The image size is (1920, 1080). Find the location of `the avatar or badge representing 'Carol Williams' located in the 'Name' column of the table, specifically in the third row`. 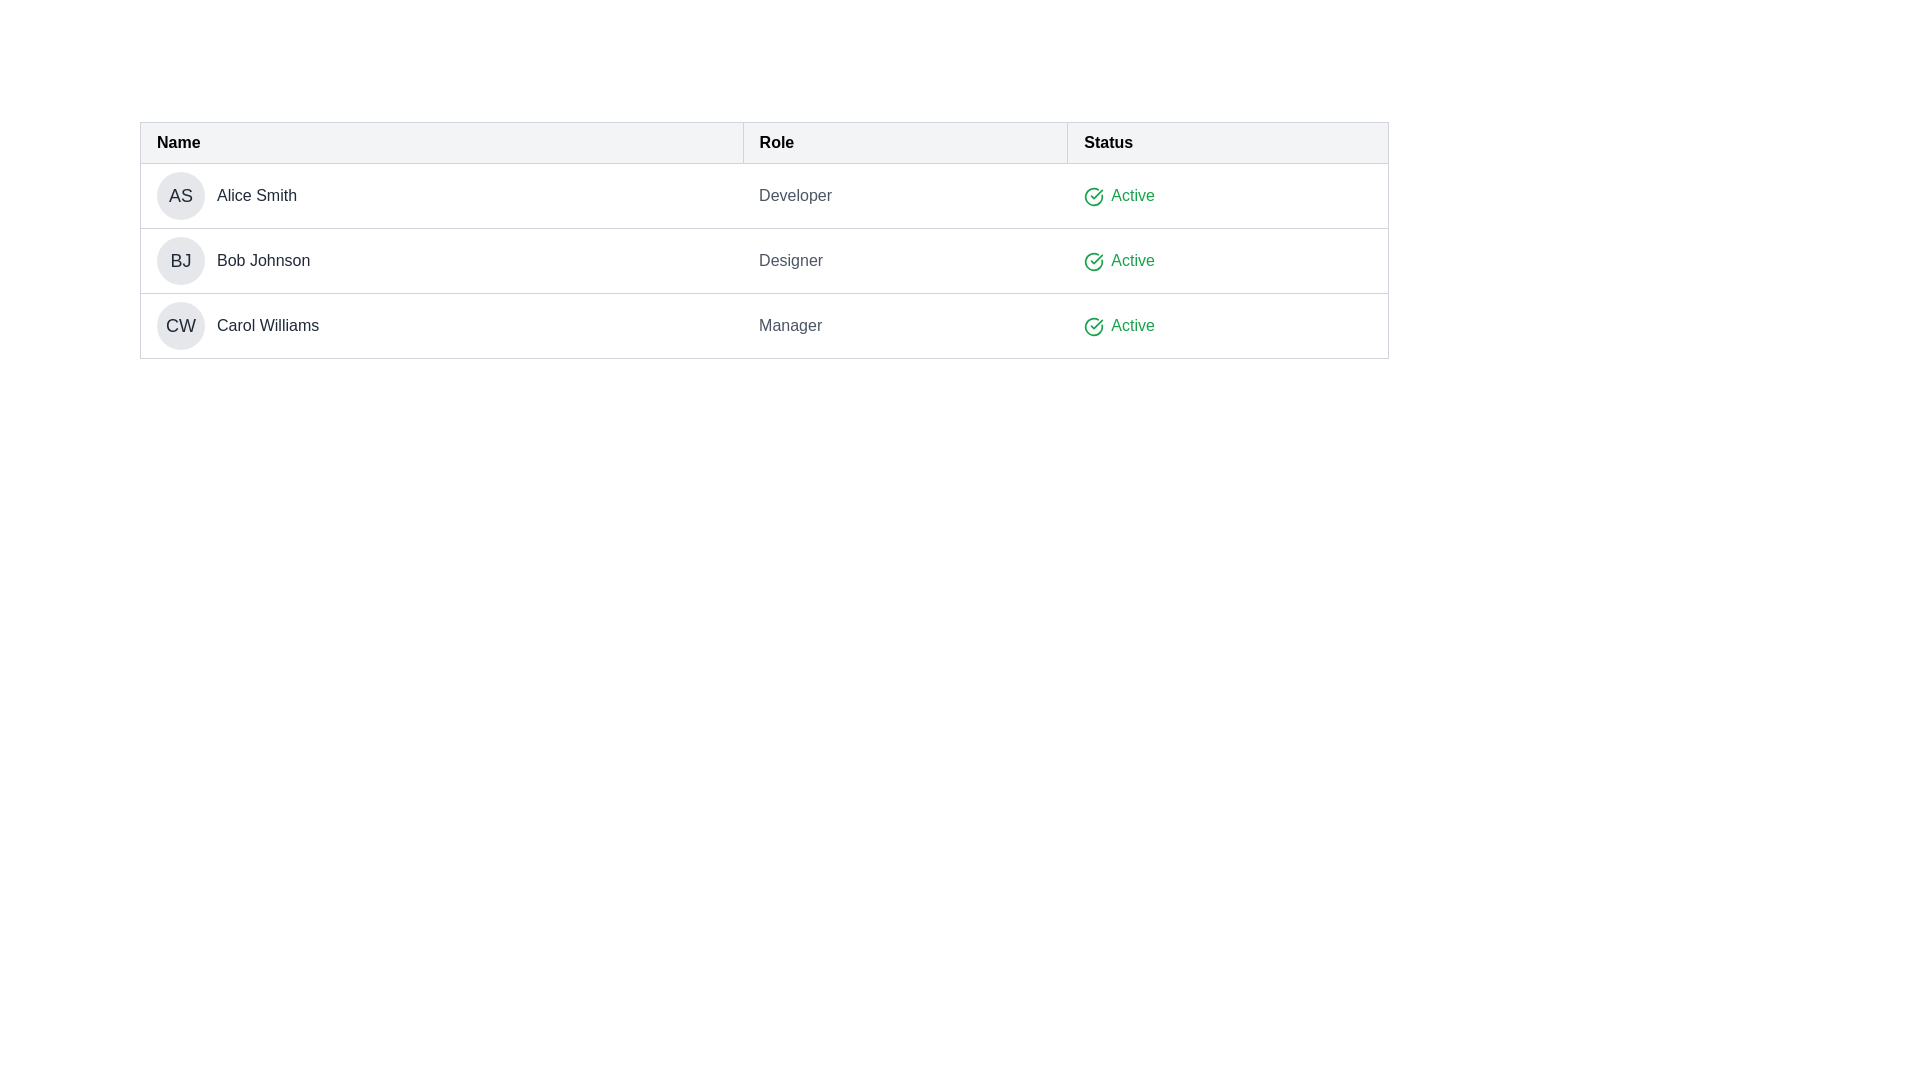

the avatar or badge representing 'Carol Williams' located in the 'Name' column of the table, specifically in the third row is located at coordinates (181, 325).